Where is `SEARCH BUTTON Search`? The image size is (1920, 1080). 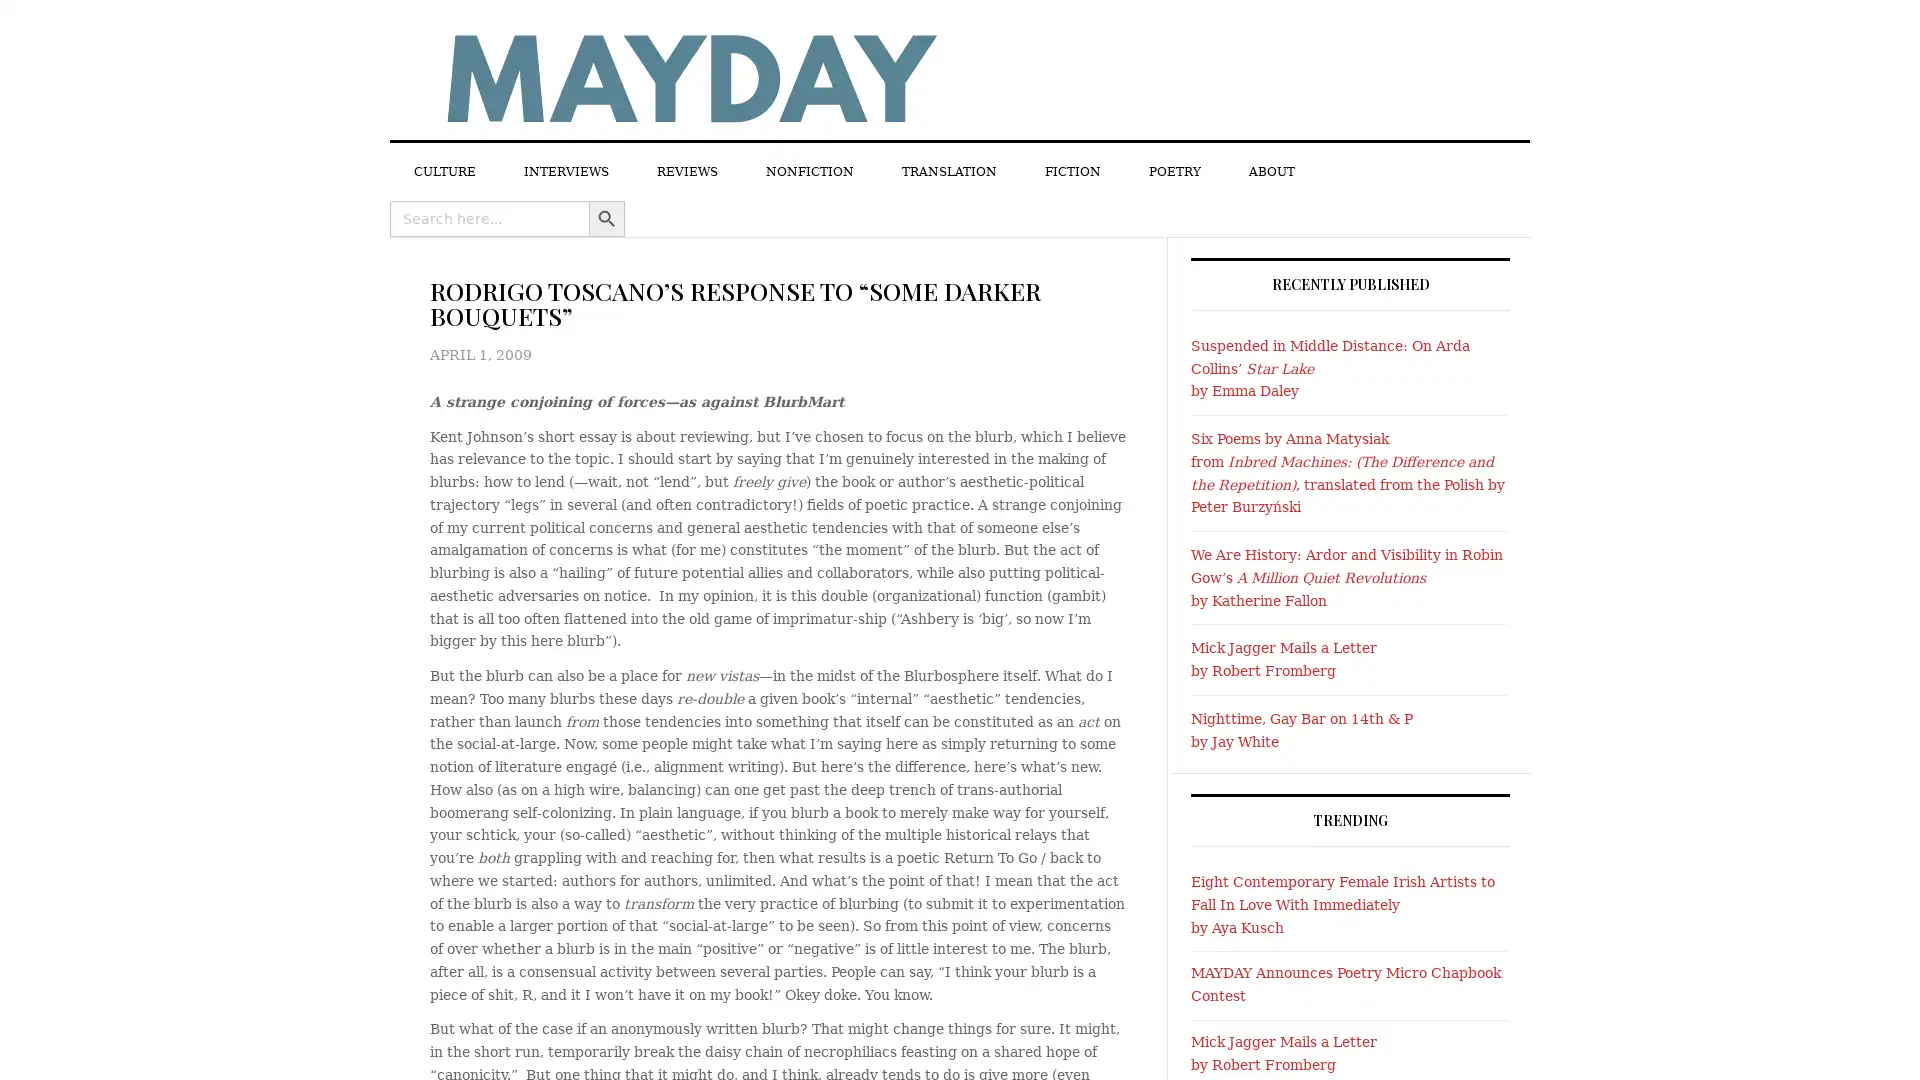 SEARCH BUTTON Search is located at coordinates (598, 219).